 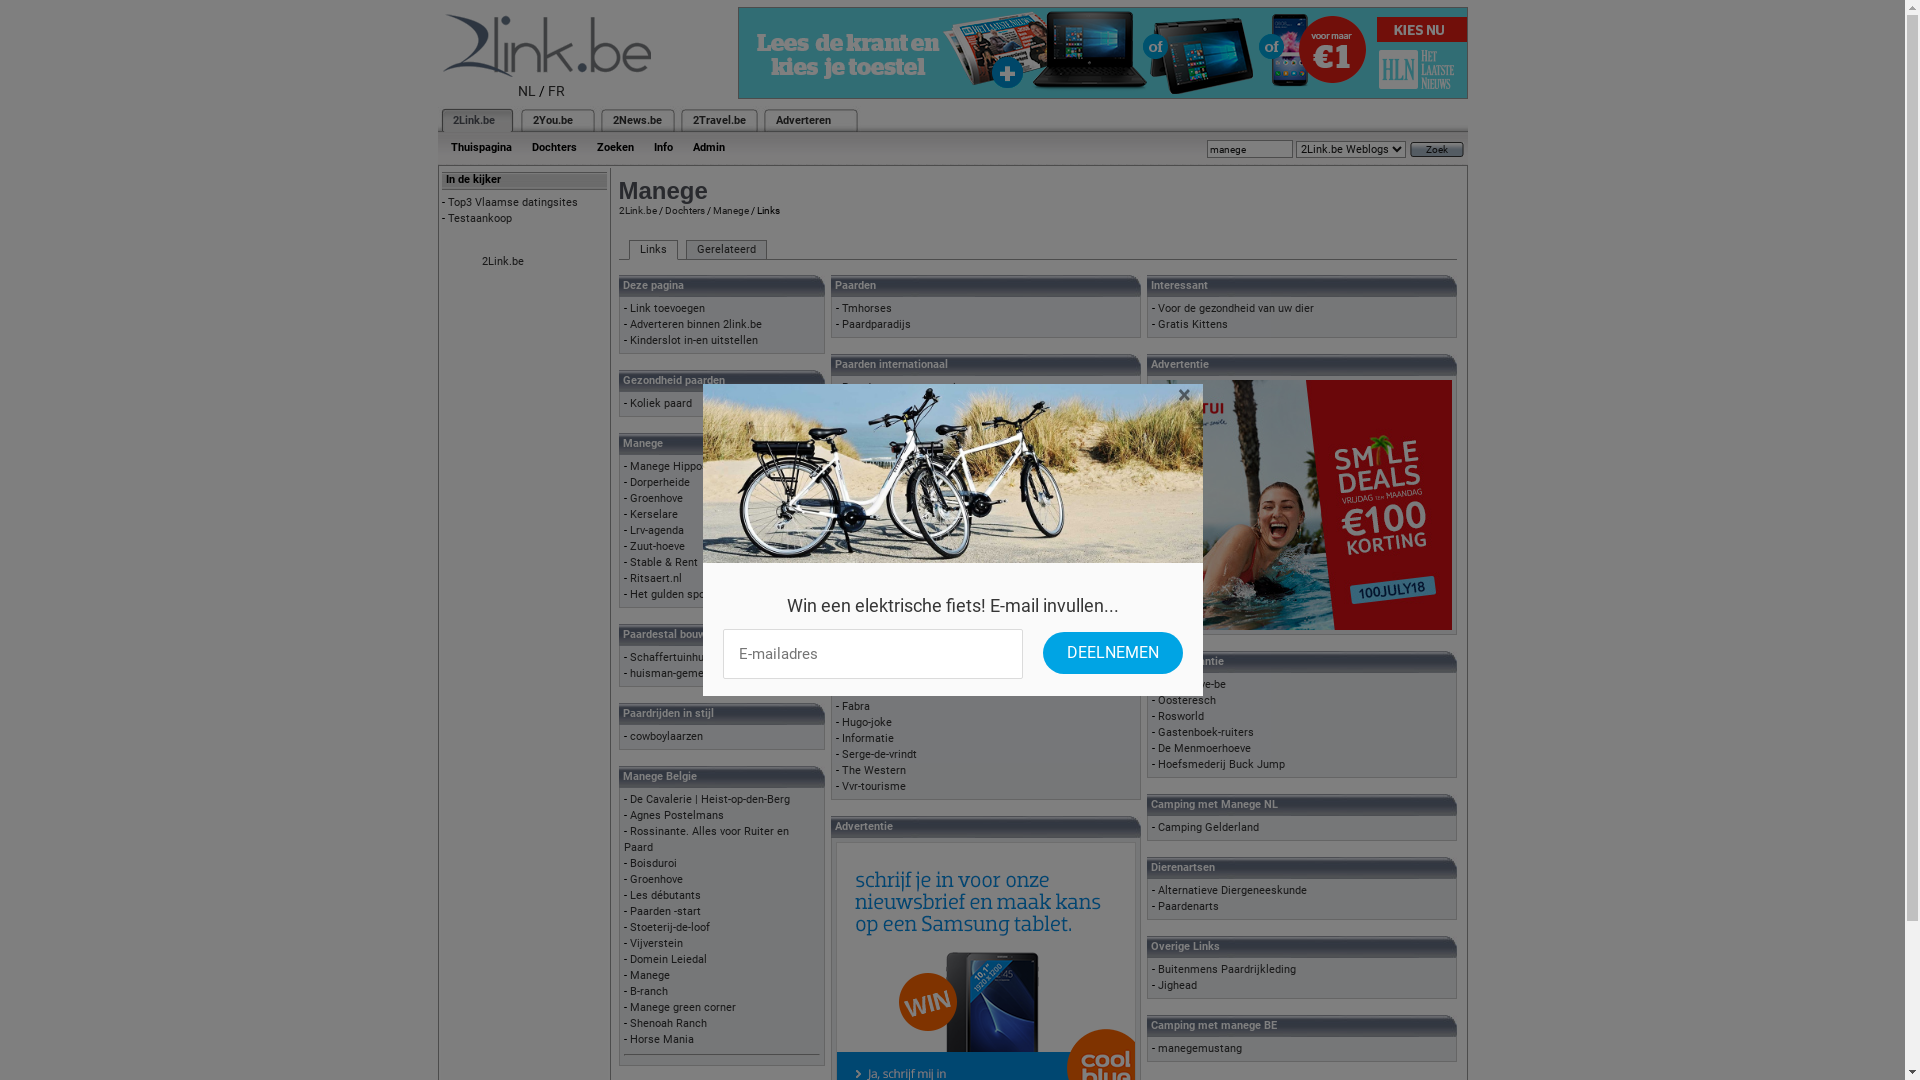 I want to click on 'Kinderslot in-en uitstellen', so click(x=694, y=339).